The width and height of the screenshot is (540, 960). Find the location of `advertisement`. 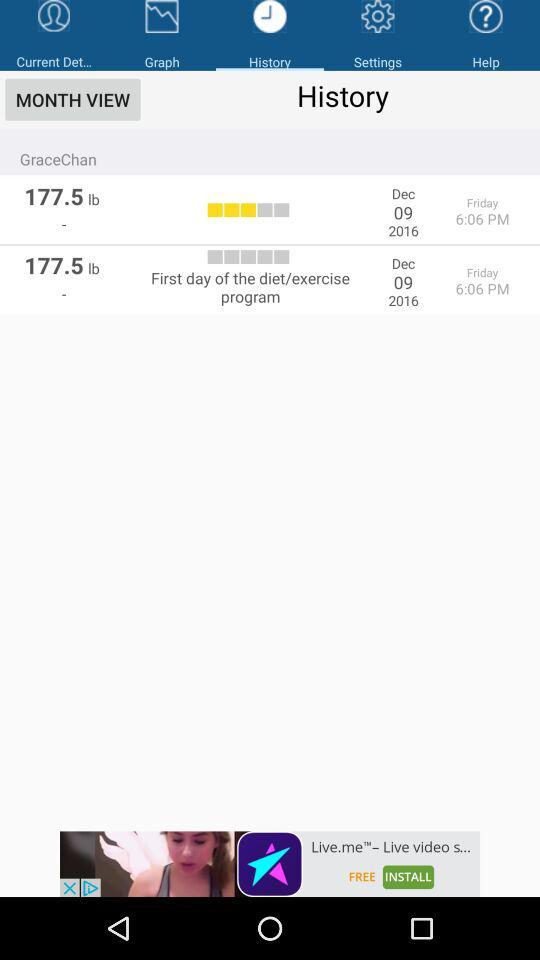

advertisement is located at coordinates (270, 863).